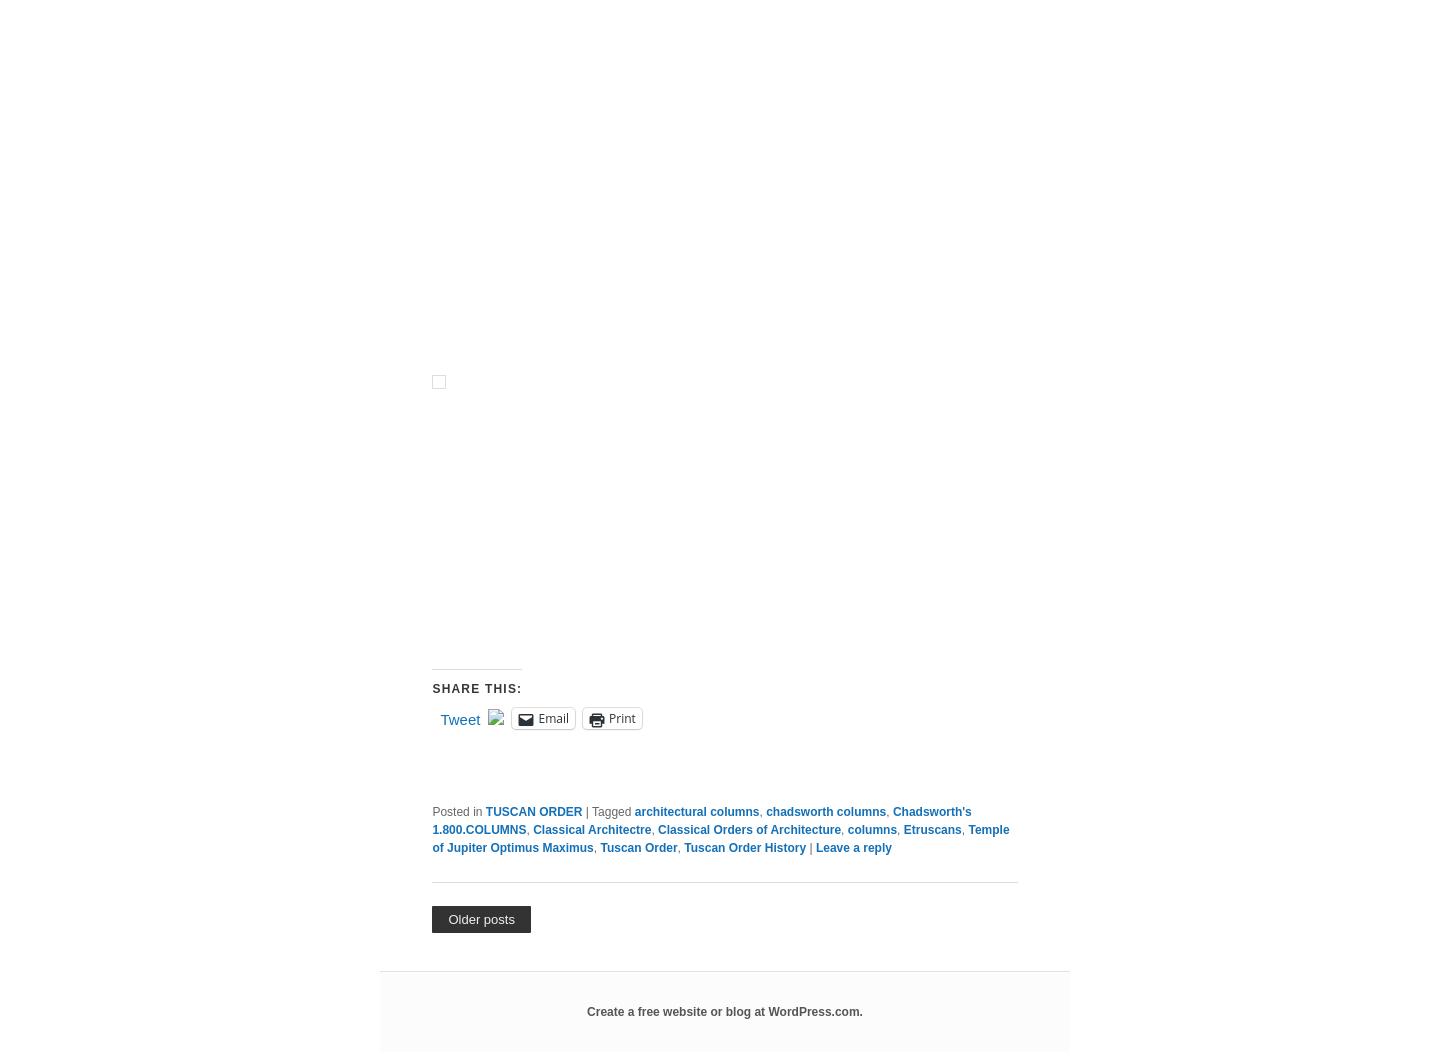  I want to click on '•  The Temple of Jupiter Optimus Maximus', so click(572, 710).